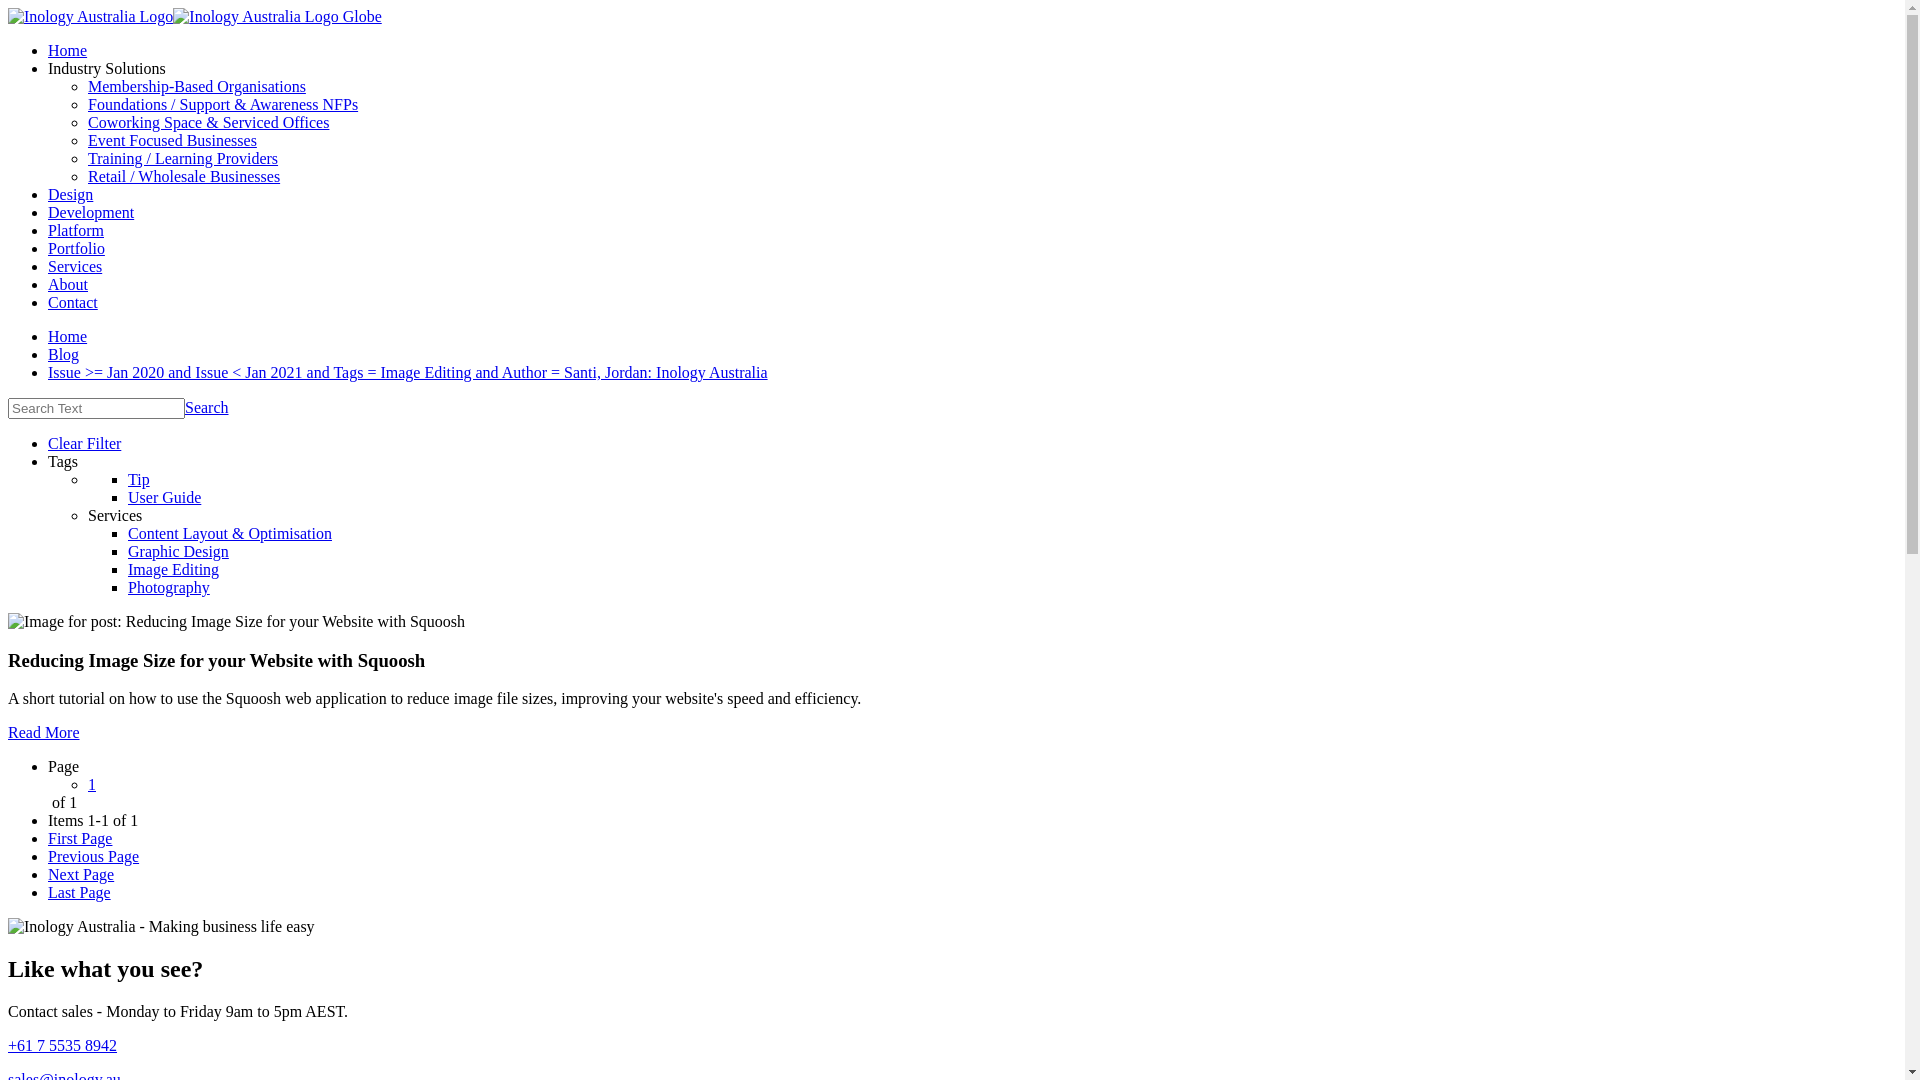 Image resolution: width=1920 pixels, height=1080 pixels. Describe the element at coordinates (67, 284) in the screenshot. I see `'About'` at that location.